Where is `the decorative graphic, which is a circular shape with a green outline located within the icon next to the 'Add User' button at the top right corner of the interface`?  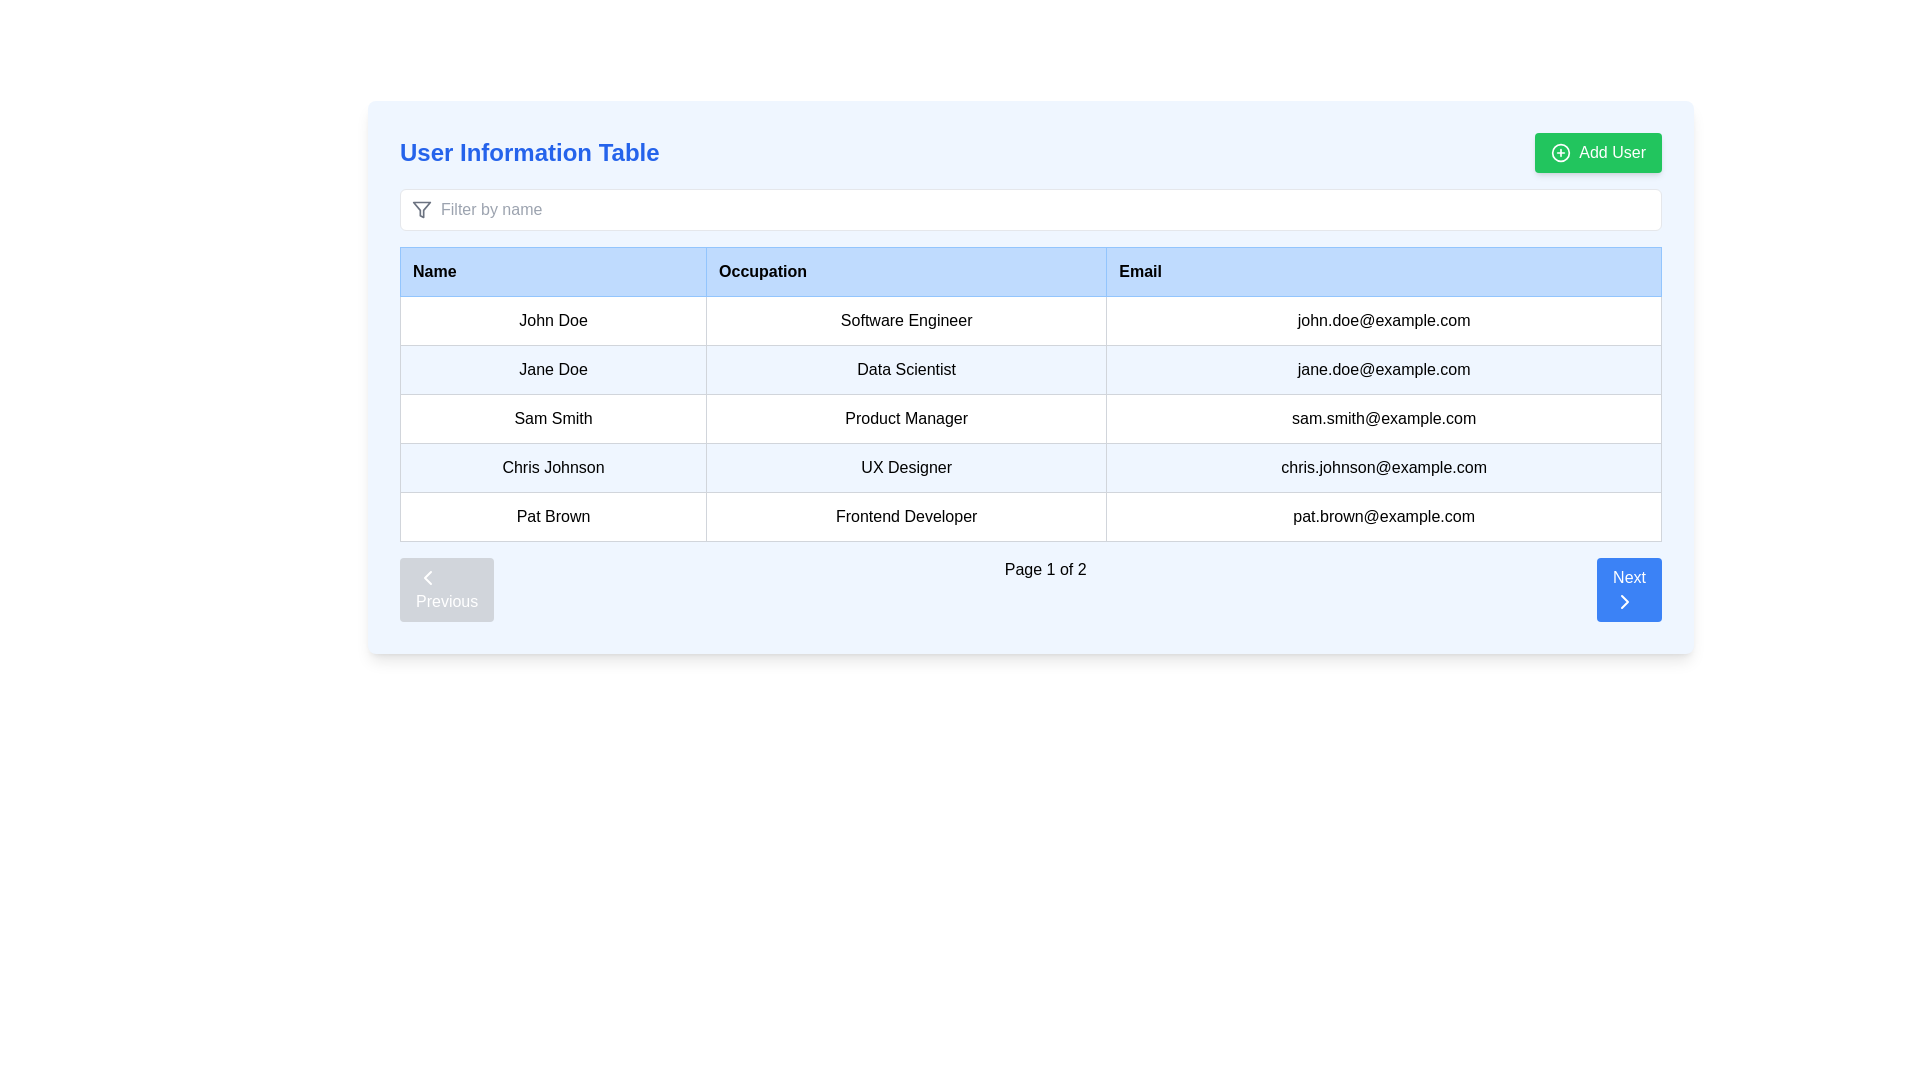 the decorative graphic, which is a circular shape with a green outline located within the icon next to the 'Add User' button at the top right corner of the interface is located at coordinates (1560, 152).